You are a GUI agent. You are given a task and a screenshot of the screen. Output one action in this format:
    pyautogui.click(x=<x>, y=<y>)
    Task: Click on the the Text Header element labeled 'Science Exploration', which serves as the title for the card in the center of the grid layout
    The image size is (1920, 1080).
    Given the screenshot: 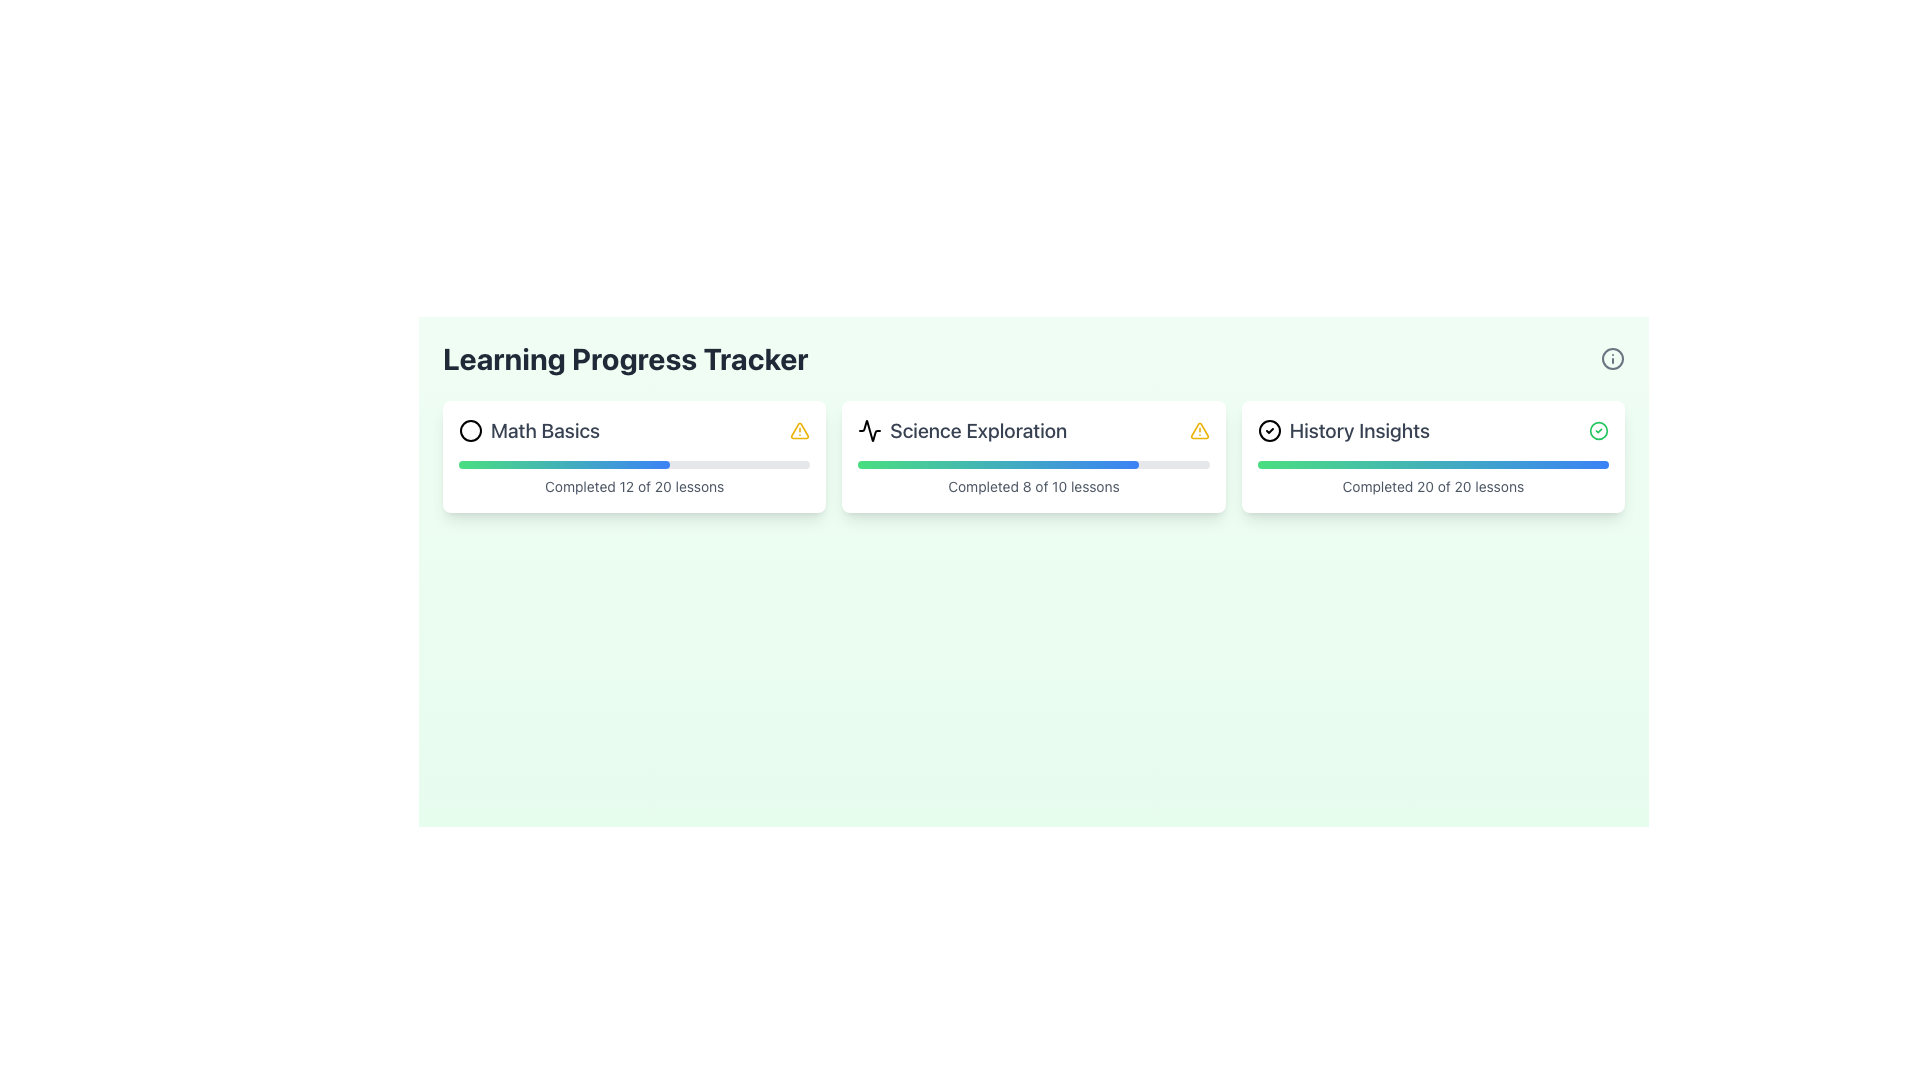 What is the action you would take?
    pyautogui.click(x=1033, y=430)
    